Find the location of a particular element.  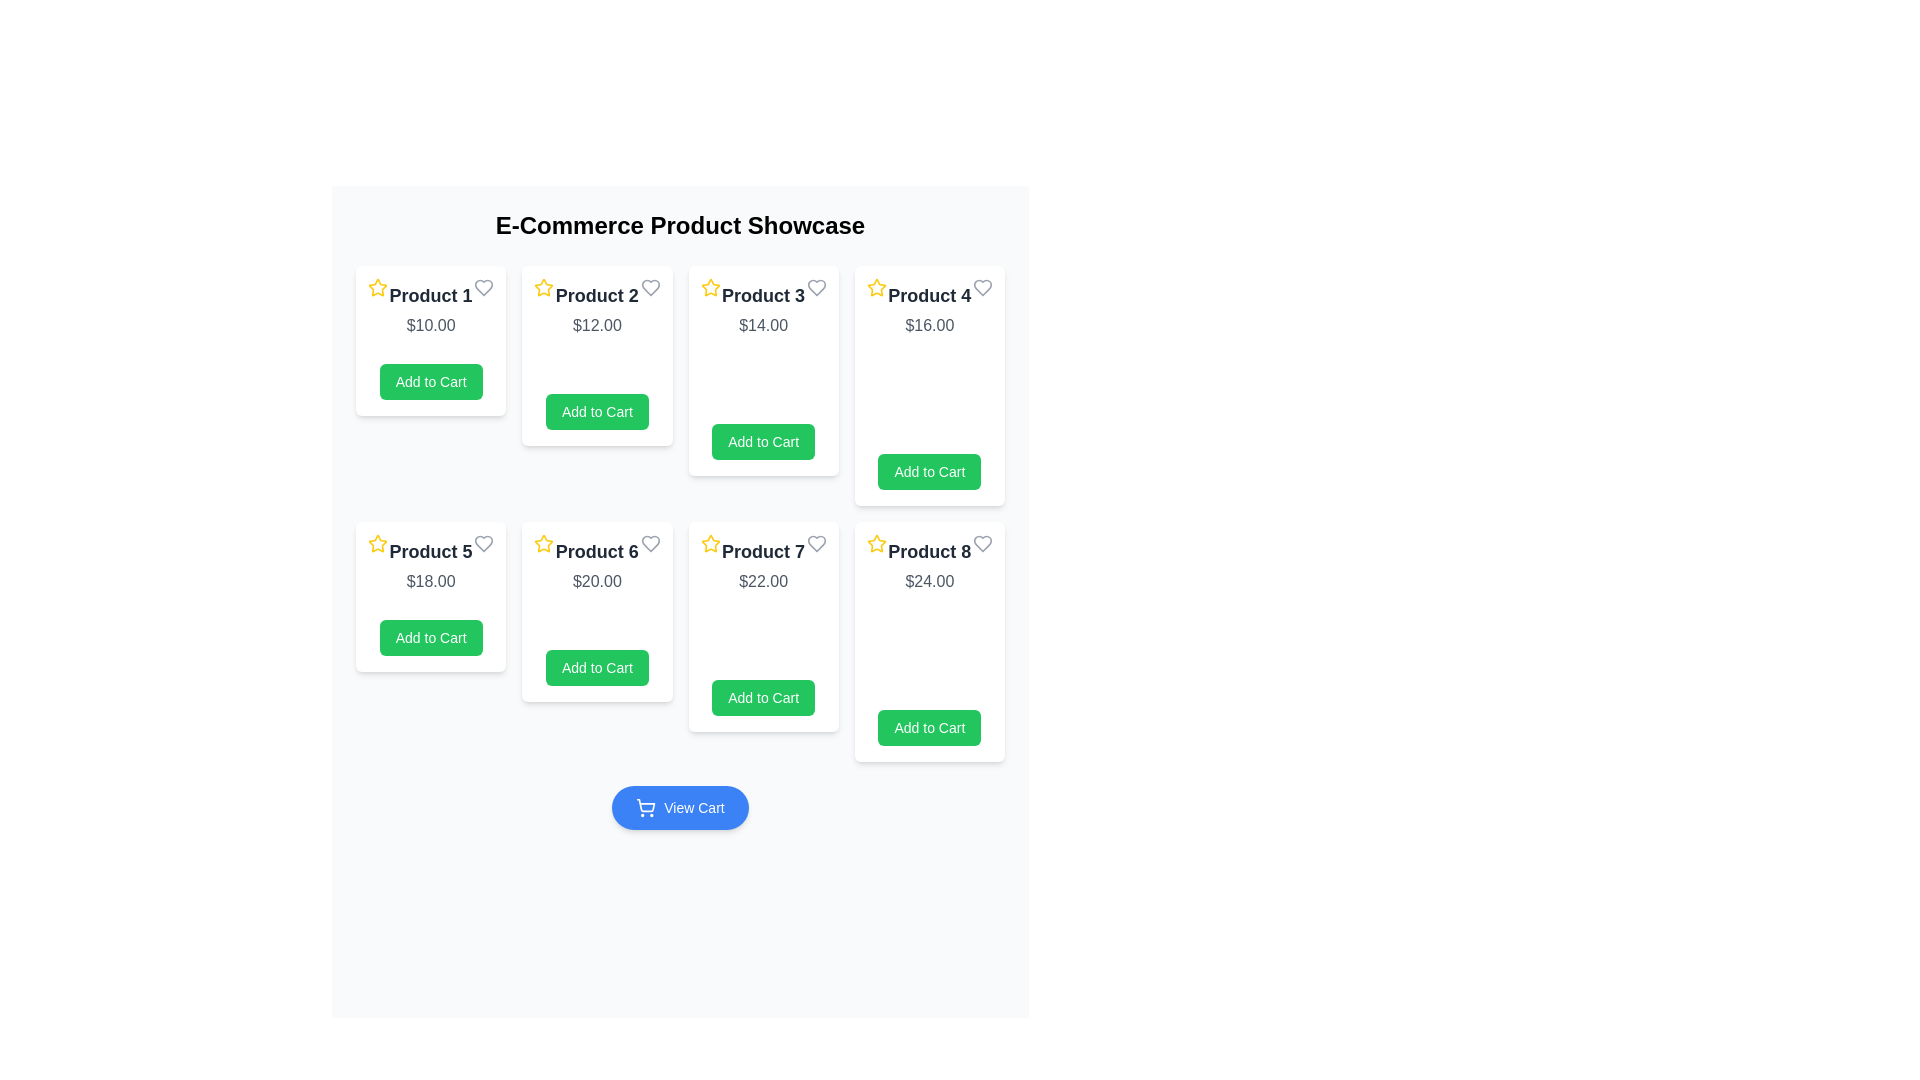

text label 'Product 3' which is styled in bold dark gray color and located at the top center of a product card in the second column of the first row of a grid layout is located at coordinates (762, 296).